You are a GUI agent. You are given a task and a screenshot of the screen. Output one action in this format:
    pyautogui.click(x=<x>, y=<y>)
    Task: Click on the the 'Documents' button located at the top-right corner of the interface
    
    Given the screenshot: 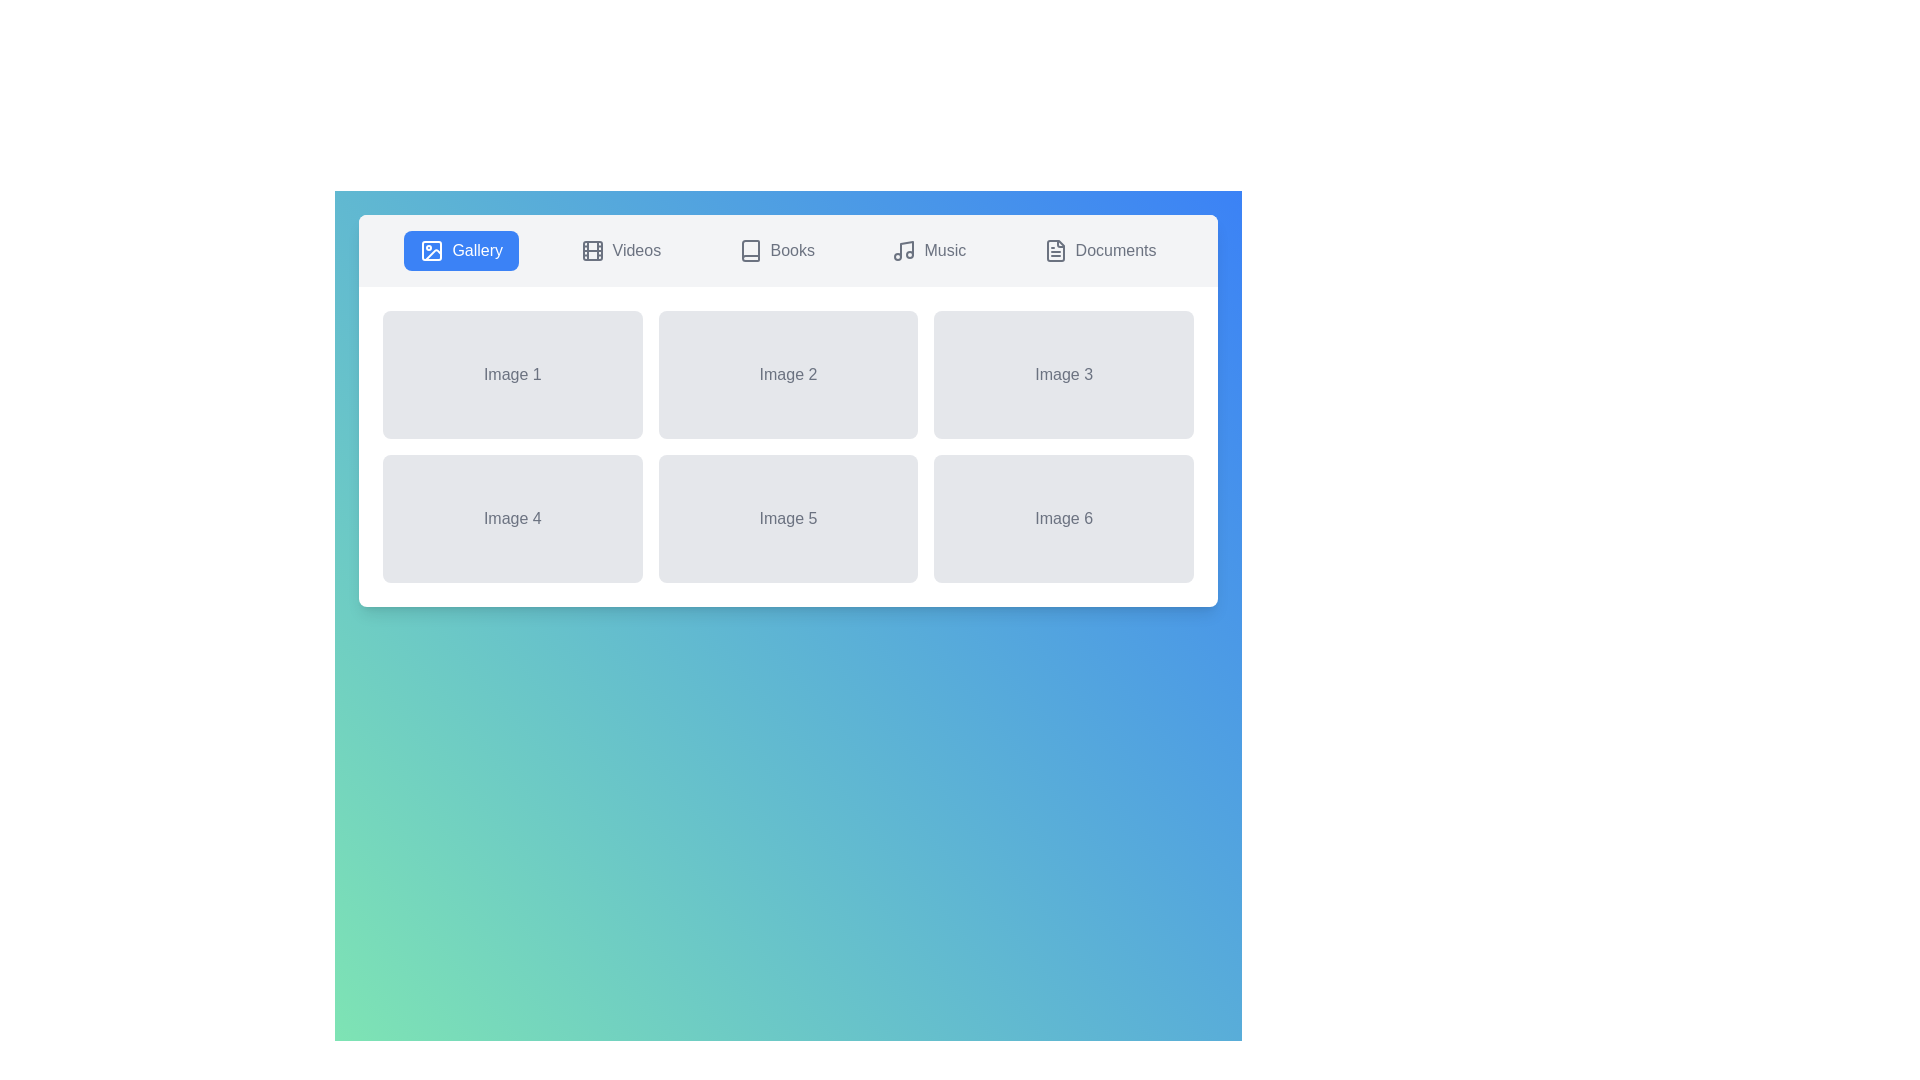 What is the action you would take?
    pyautogui.click(x=1099, y=249)
    